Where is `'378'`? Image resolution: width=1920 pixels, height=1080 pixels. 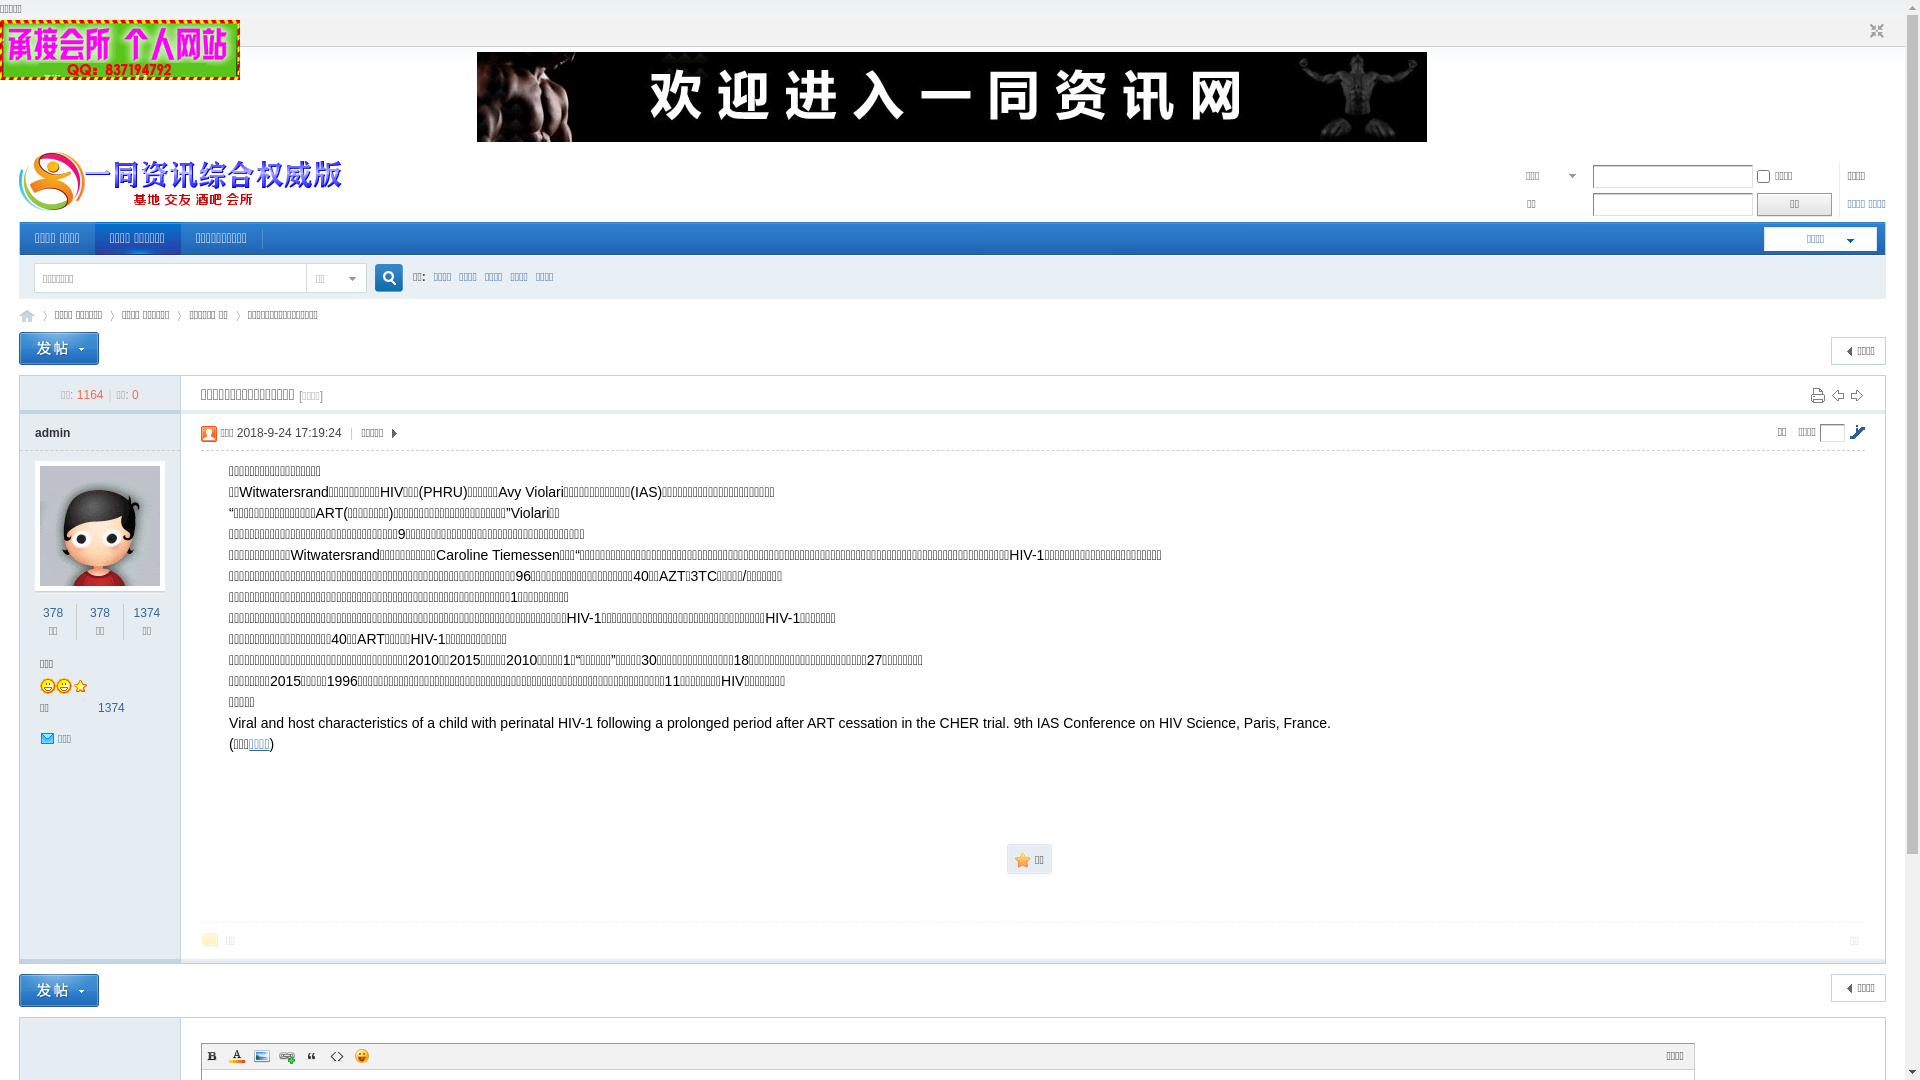 '378' is located at coordinates (99, 612).